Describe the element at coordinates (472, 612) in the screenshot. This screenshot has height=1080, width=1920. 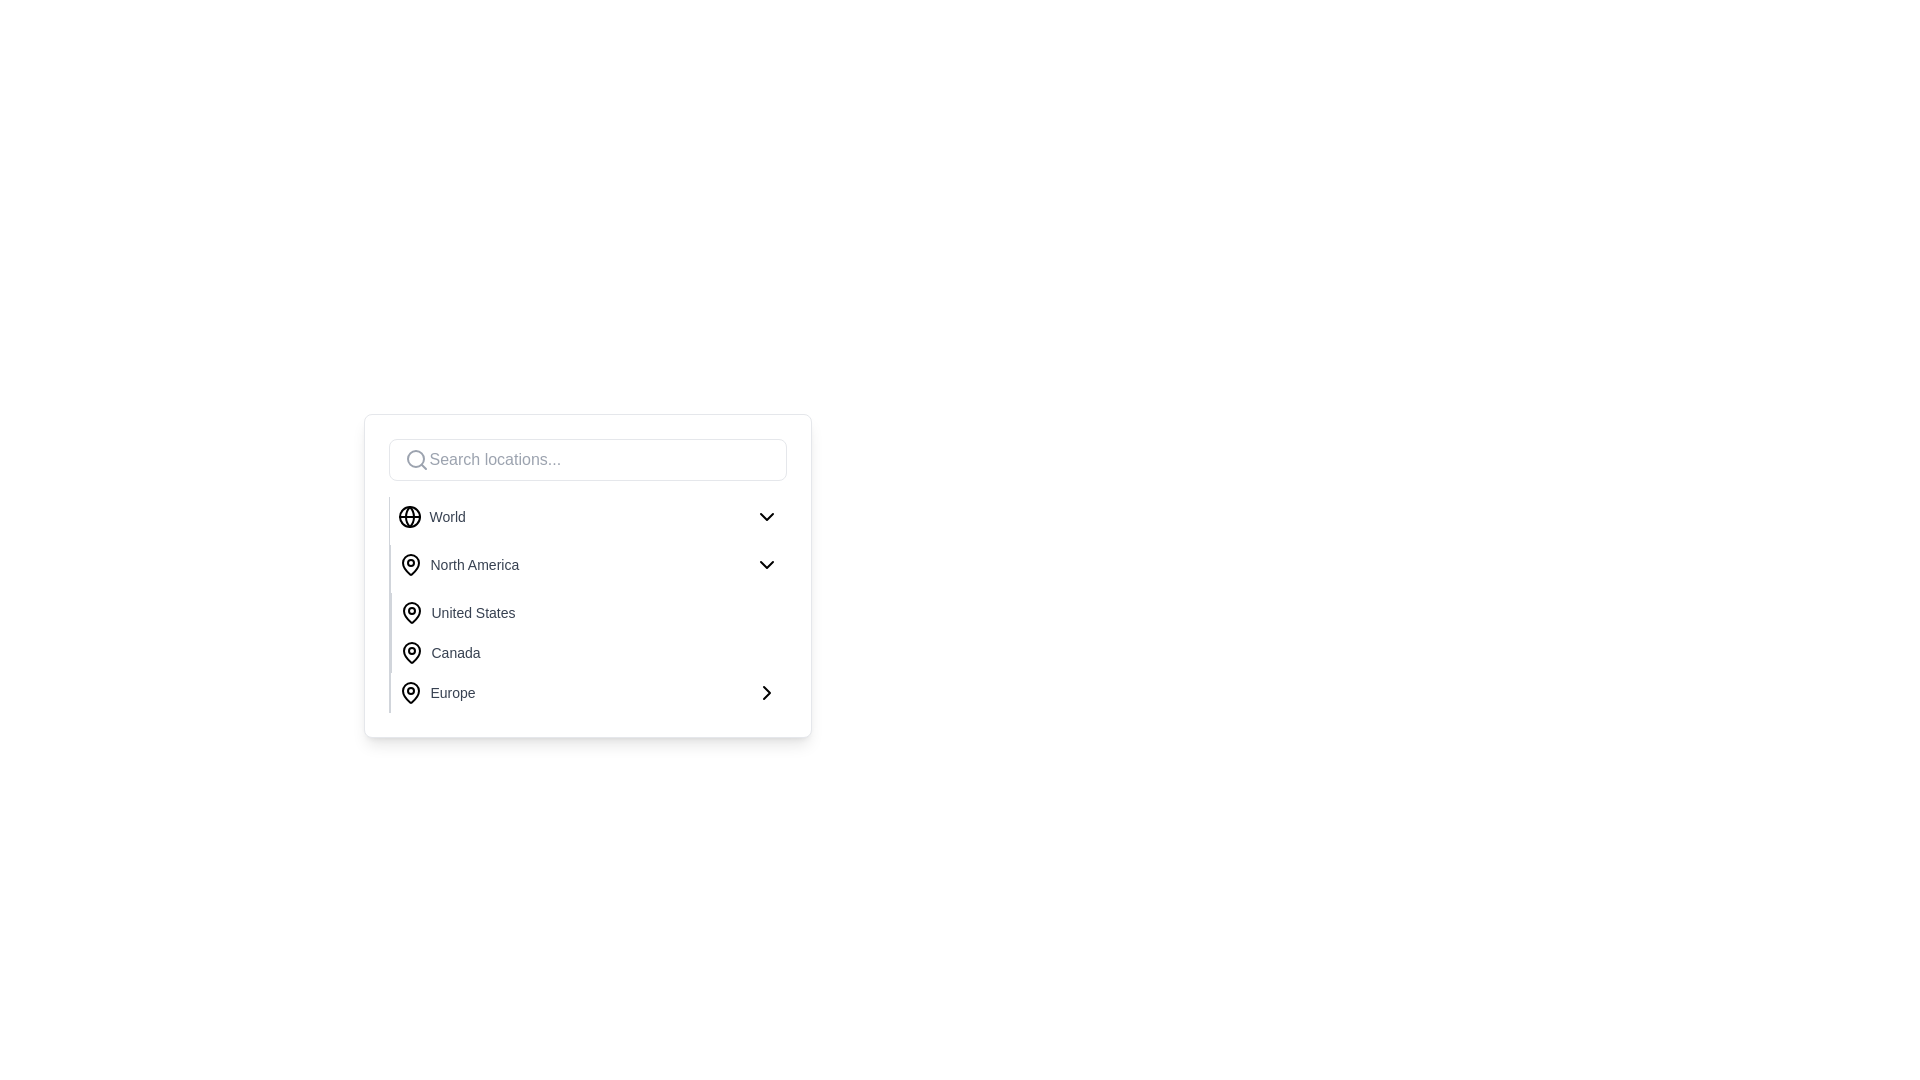
I see `the 'United States' static text label located within the dropdown menu` at that location.